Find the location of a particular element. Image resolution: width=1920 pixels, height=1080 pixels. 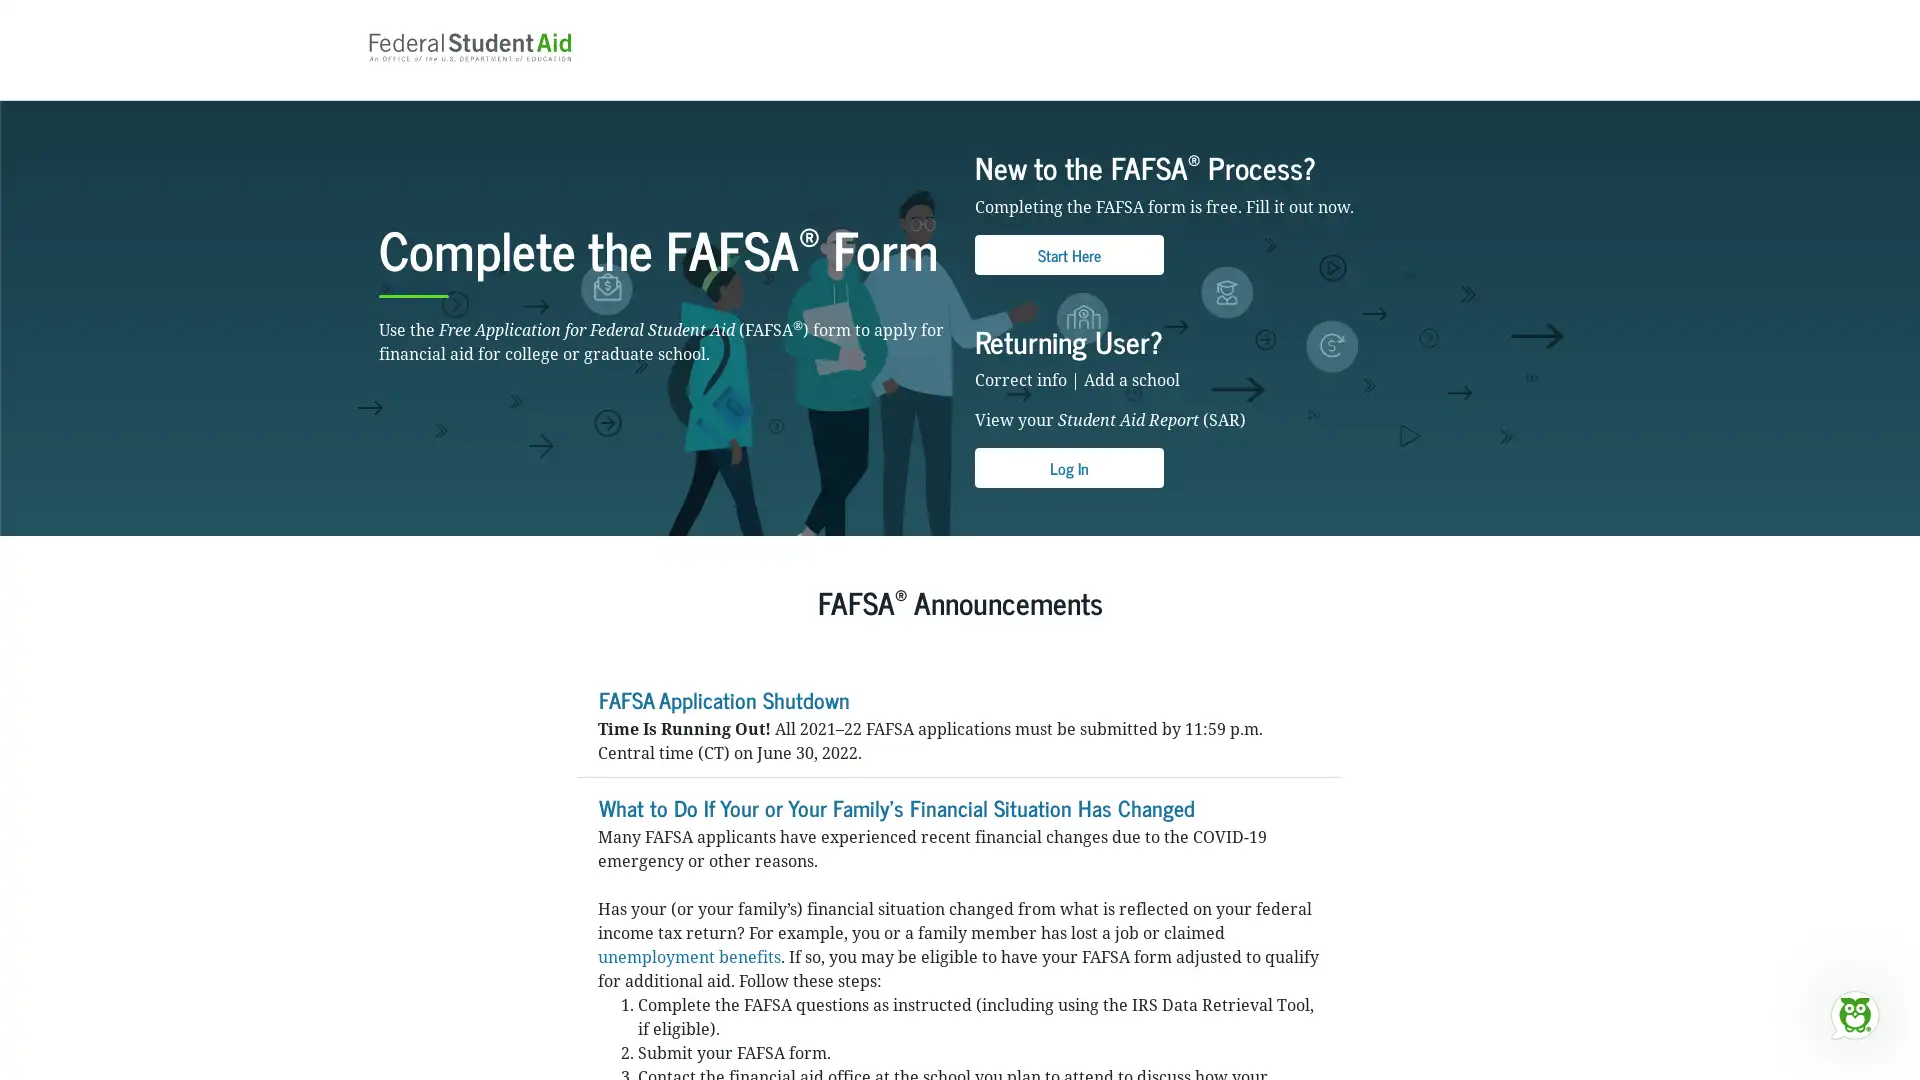

Log In is located at coordinates (1068, 496).